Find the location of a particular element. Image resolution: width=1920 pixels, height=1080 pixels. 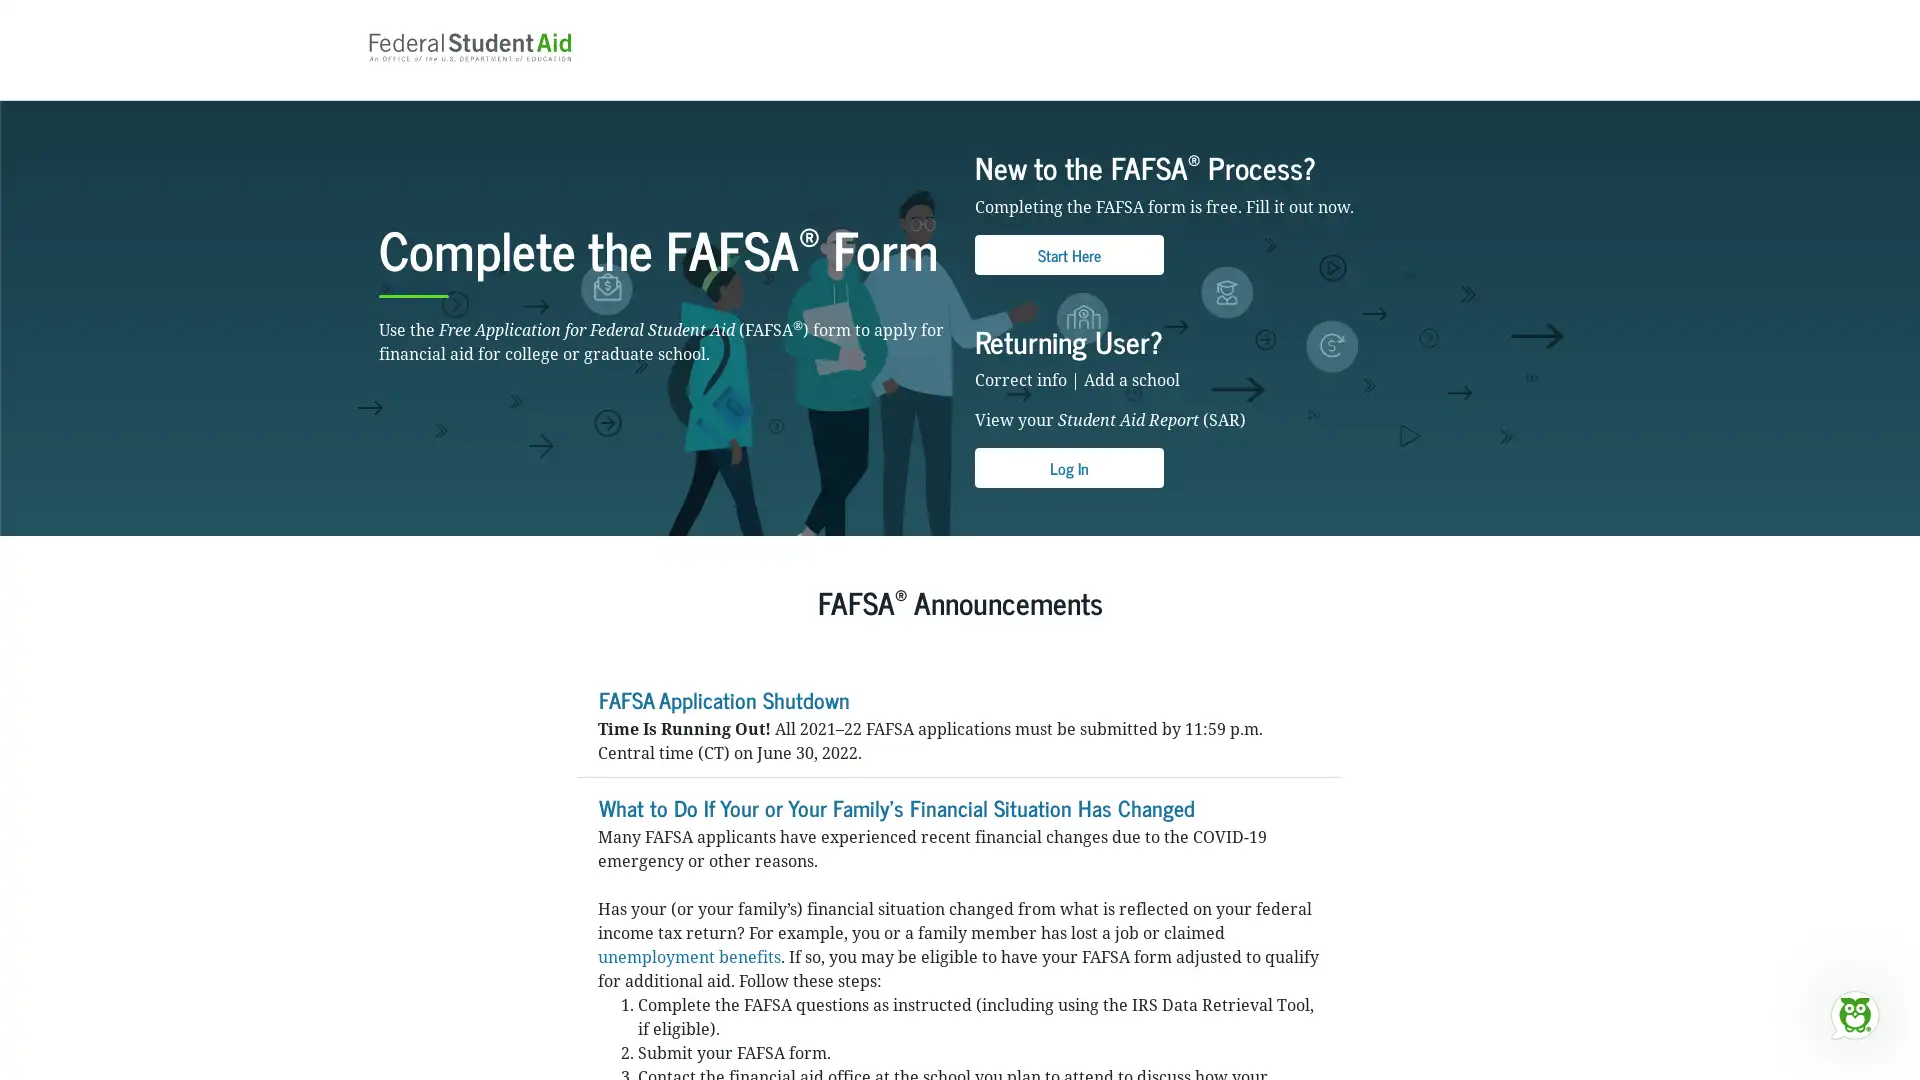

Log In is located at coordinates (1068, 496).